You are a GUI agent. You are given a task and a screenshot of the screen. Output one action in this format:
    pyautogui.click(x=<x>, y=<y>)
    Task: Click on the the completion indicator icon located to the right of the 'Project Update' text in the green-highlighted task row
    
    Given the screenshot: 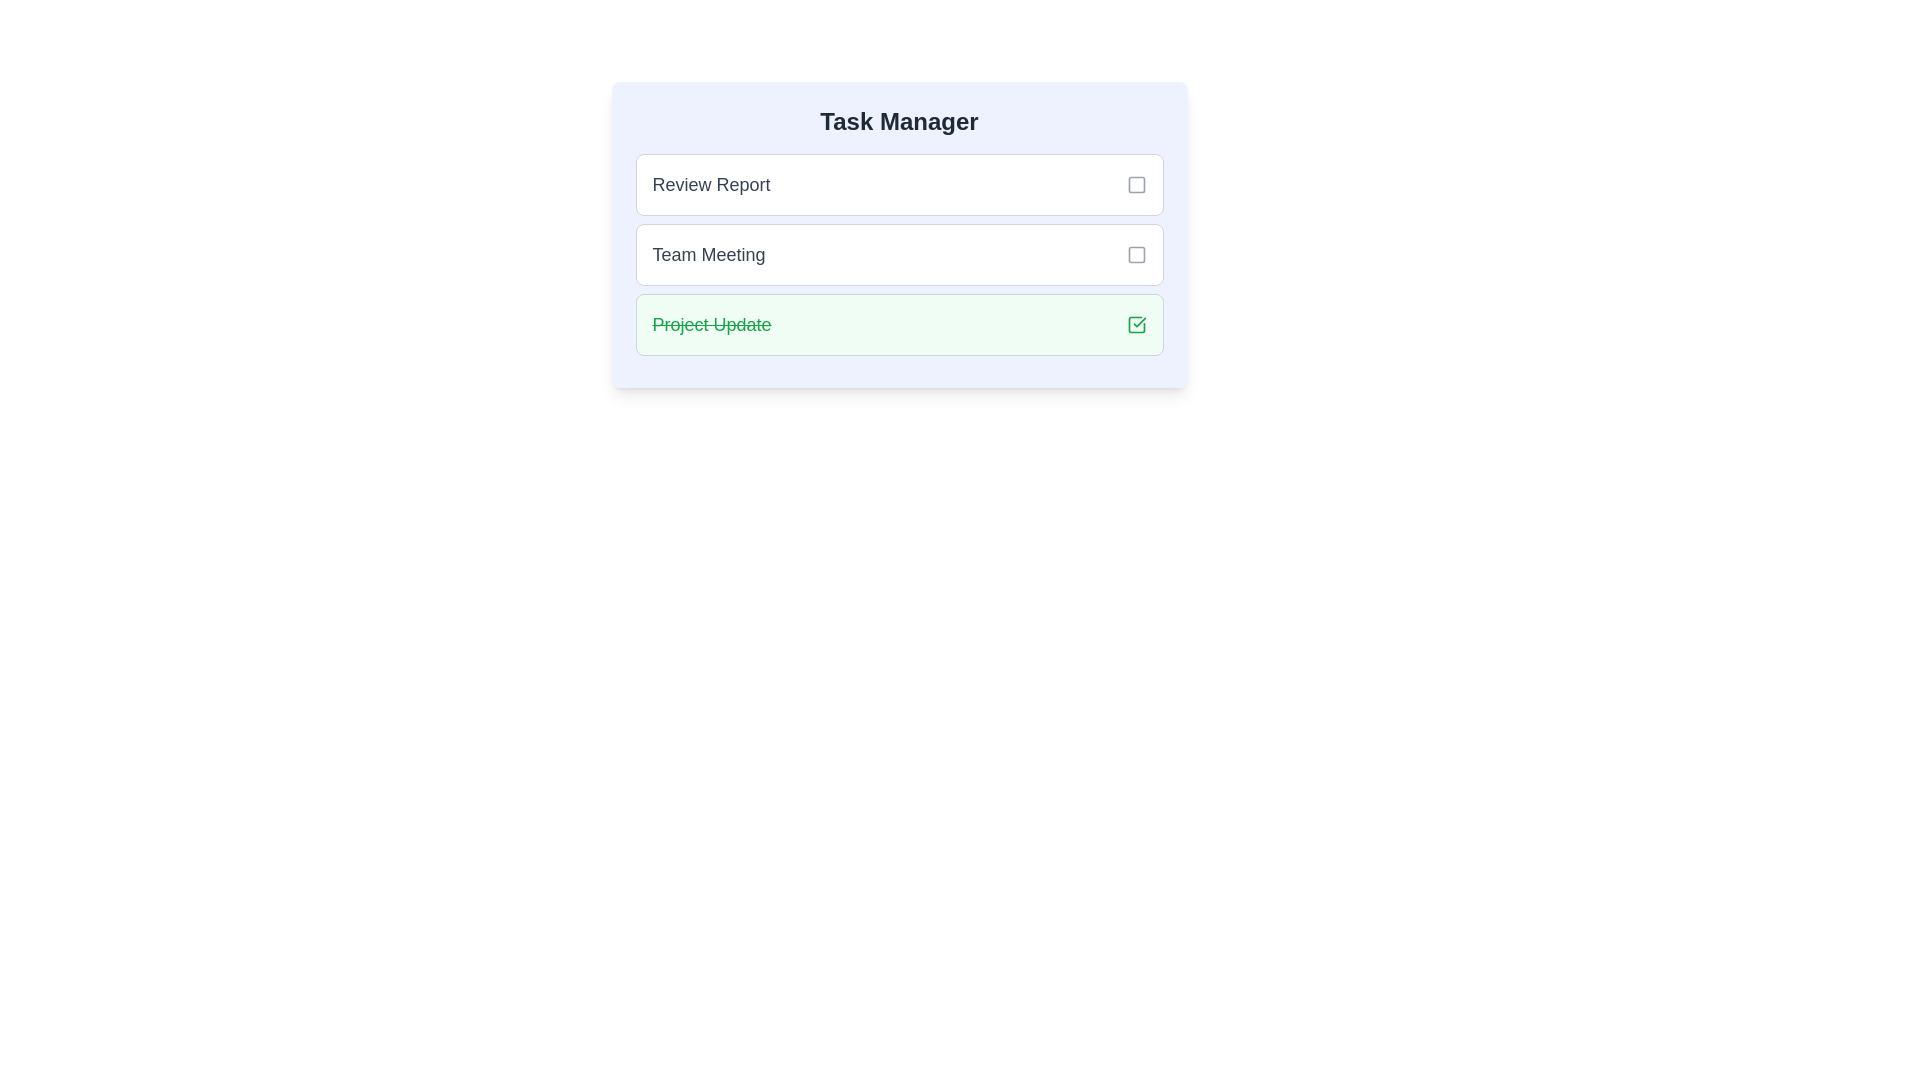 What is the action you would take?
    pyautogui.click(x=1136, y=323)
    